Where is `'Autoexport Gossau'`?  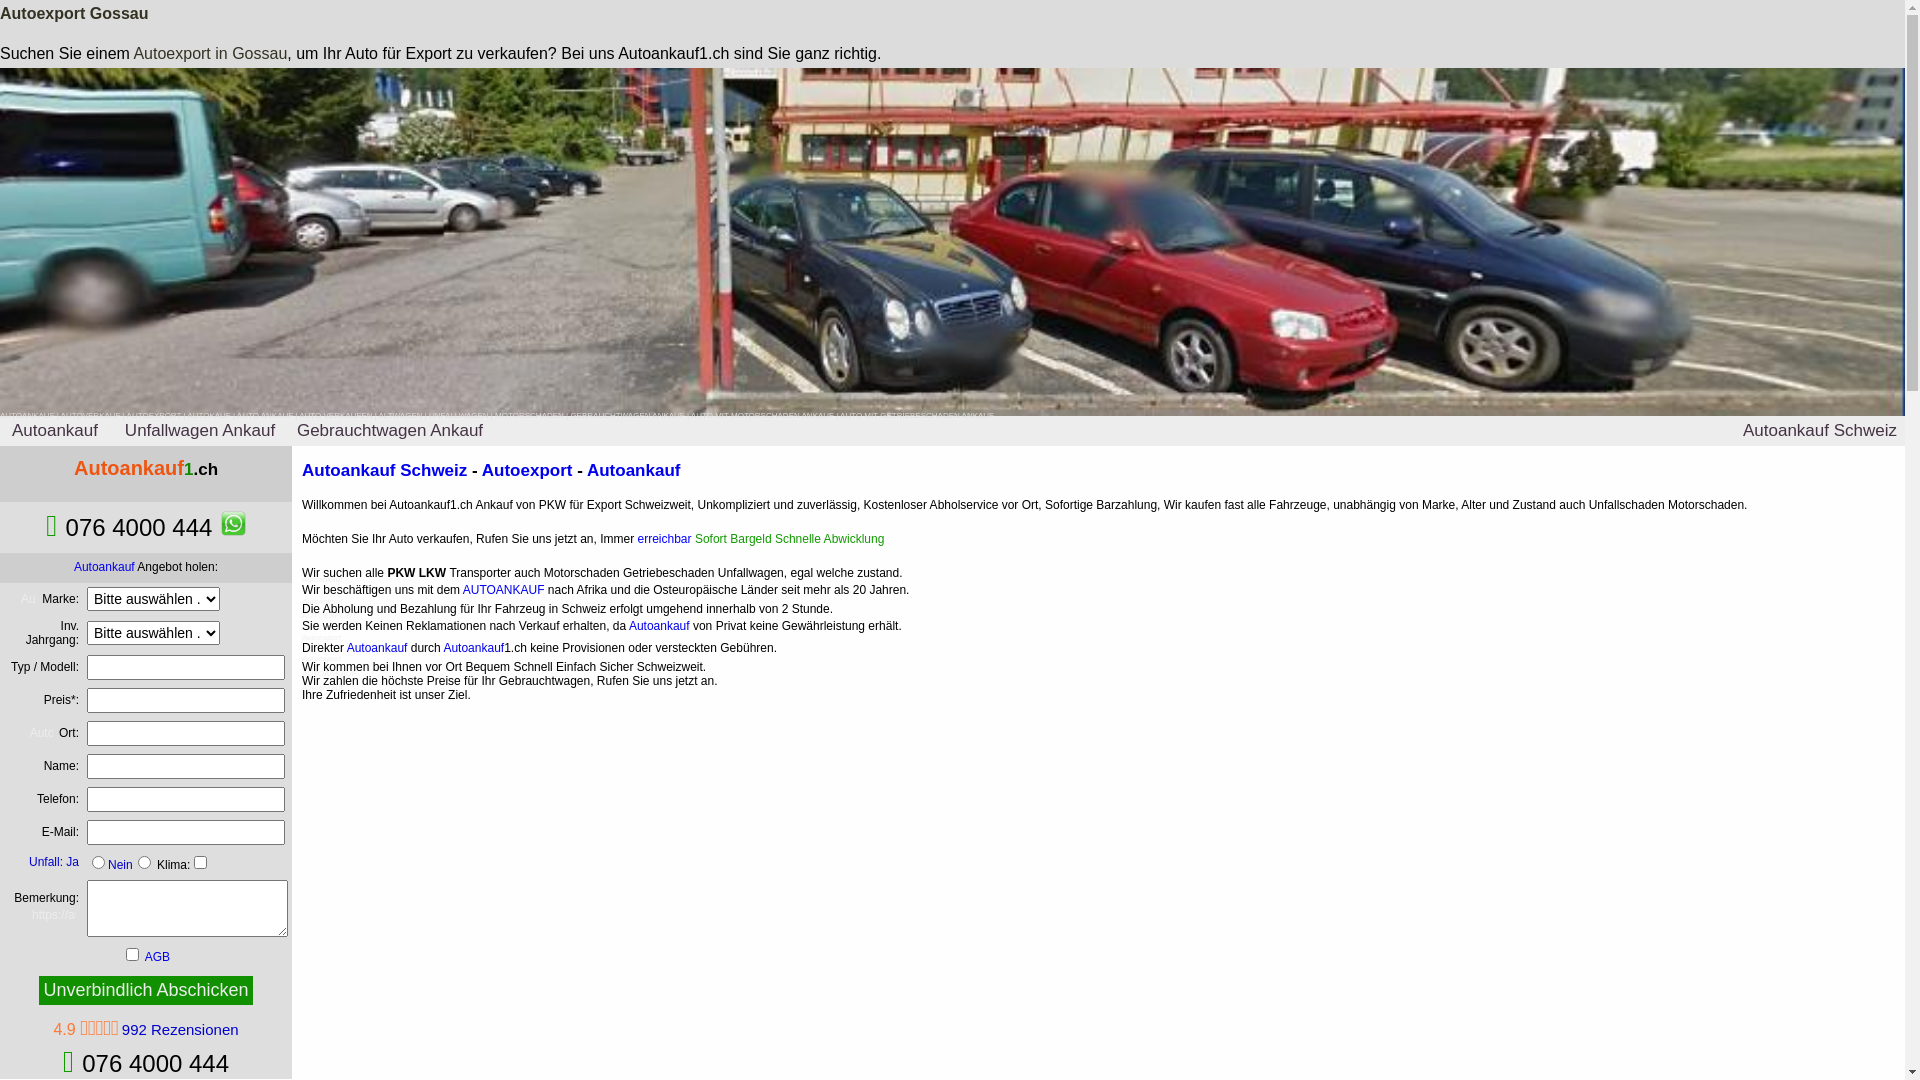
'Autoexport Gossau' is located at coordinates (0, 13).